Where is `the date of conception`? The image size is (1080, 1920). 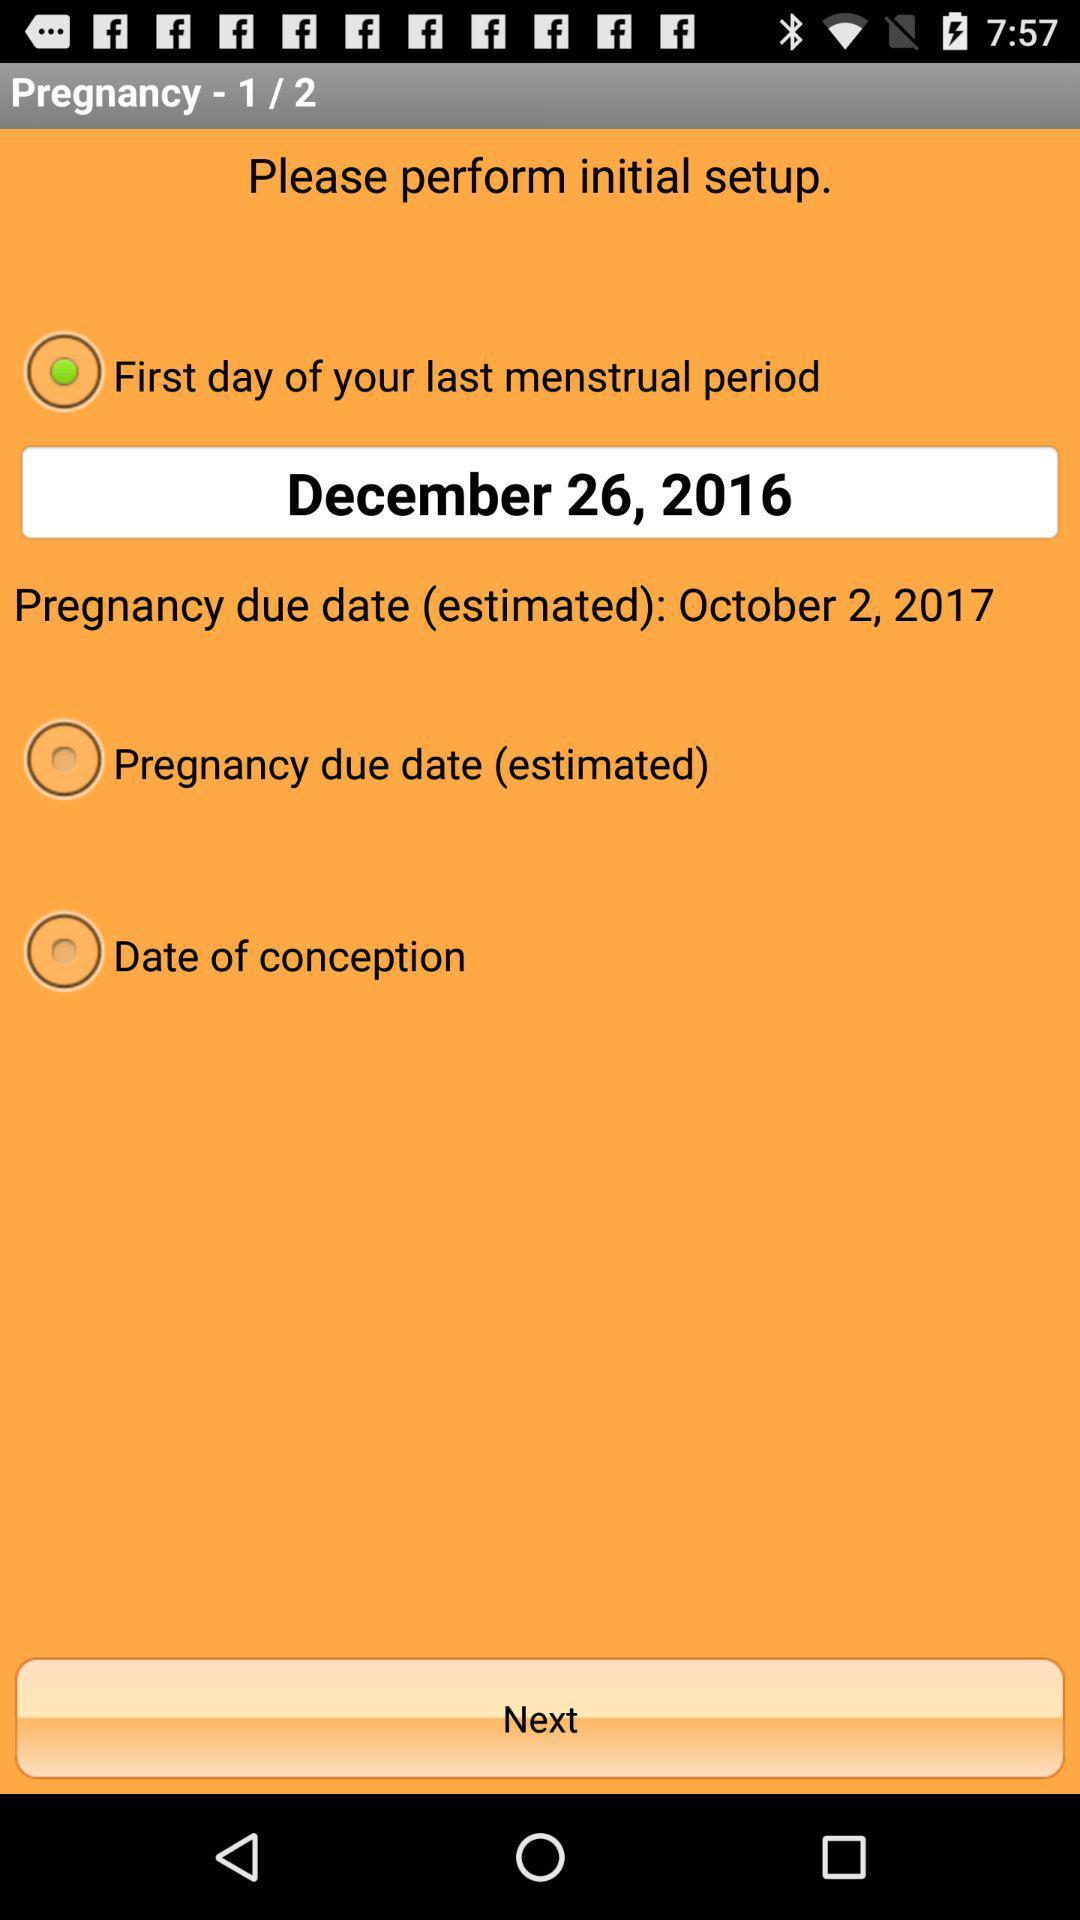 the date of conception is located at coordinates (540, 953).